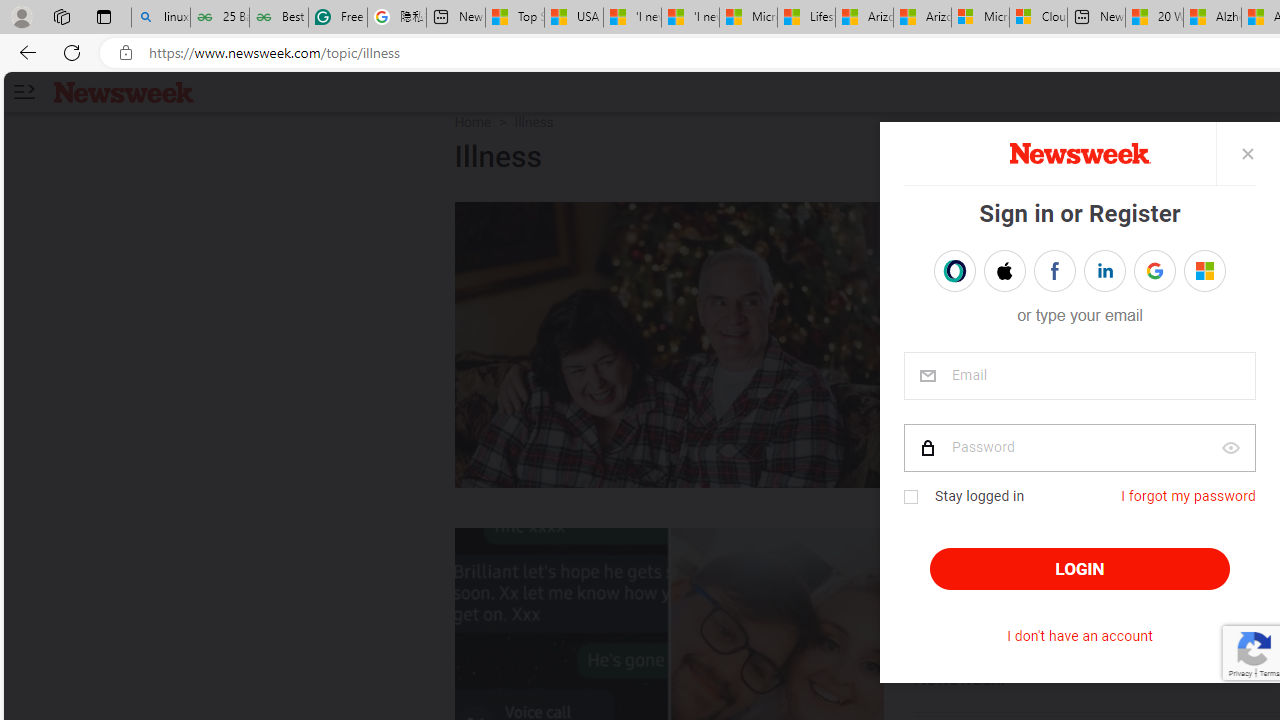 The height and width of the screenshot is (720, 1280). What do you see at coordinates (1103, 271) in the screenshot?
I see `'Sign in with LINKEDIN'` at bounding box center [1103, 271].